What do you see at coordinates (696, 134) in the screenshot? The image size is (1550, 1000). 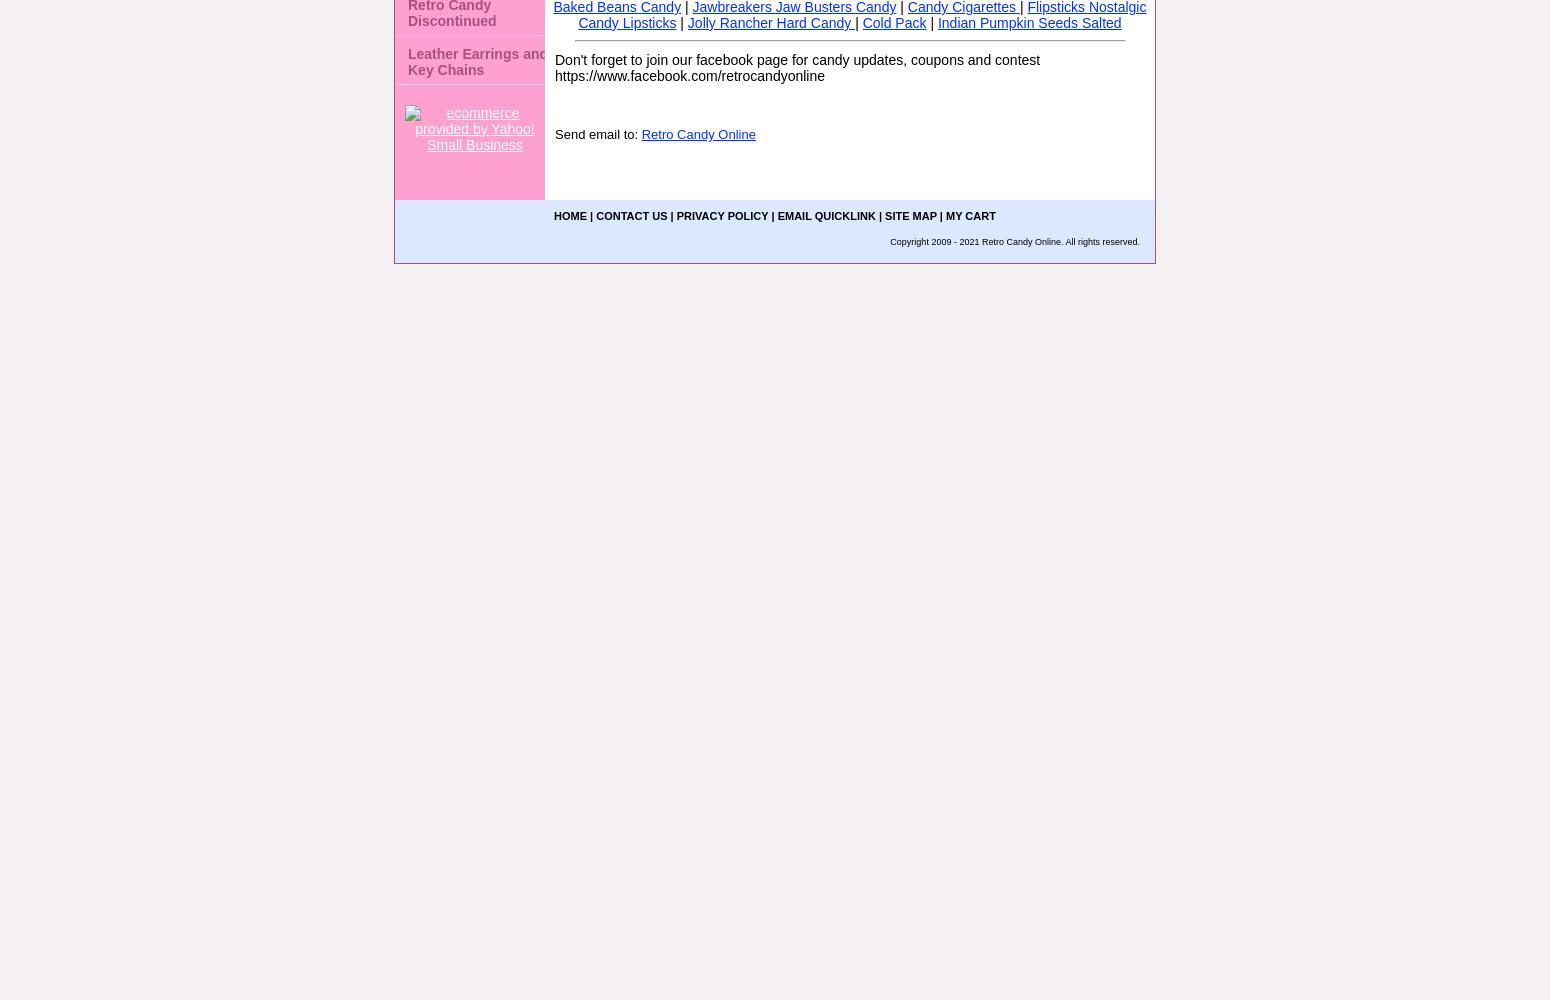 I see `'Retro Candy Online'` at bounding box center [696, 134].